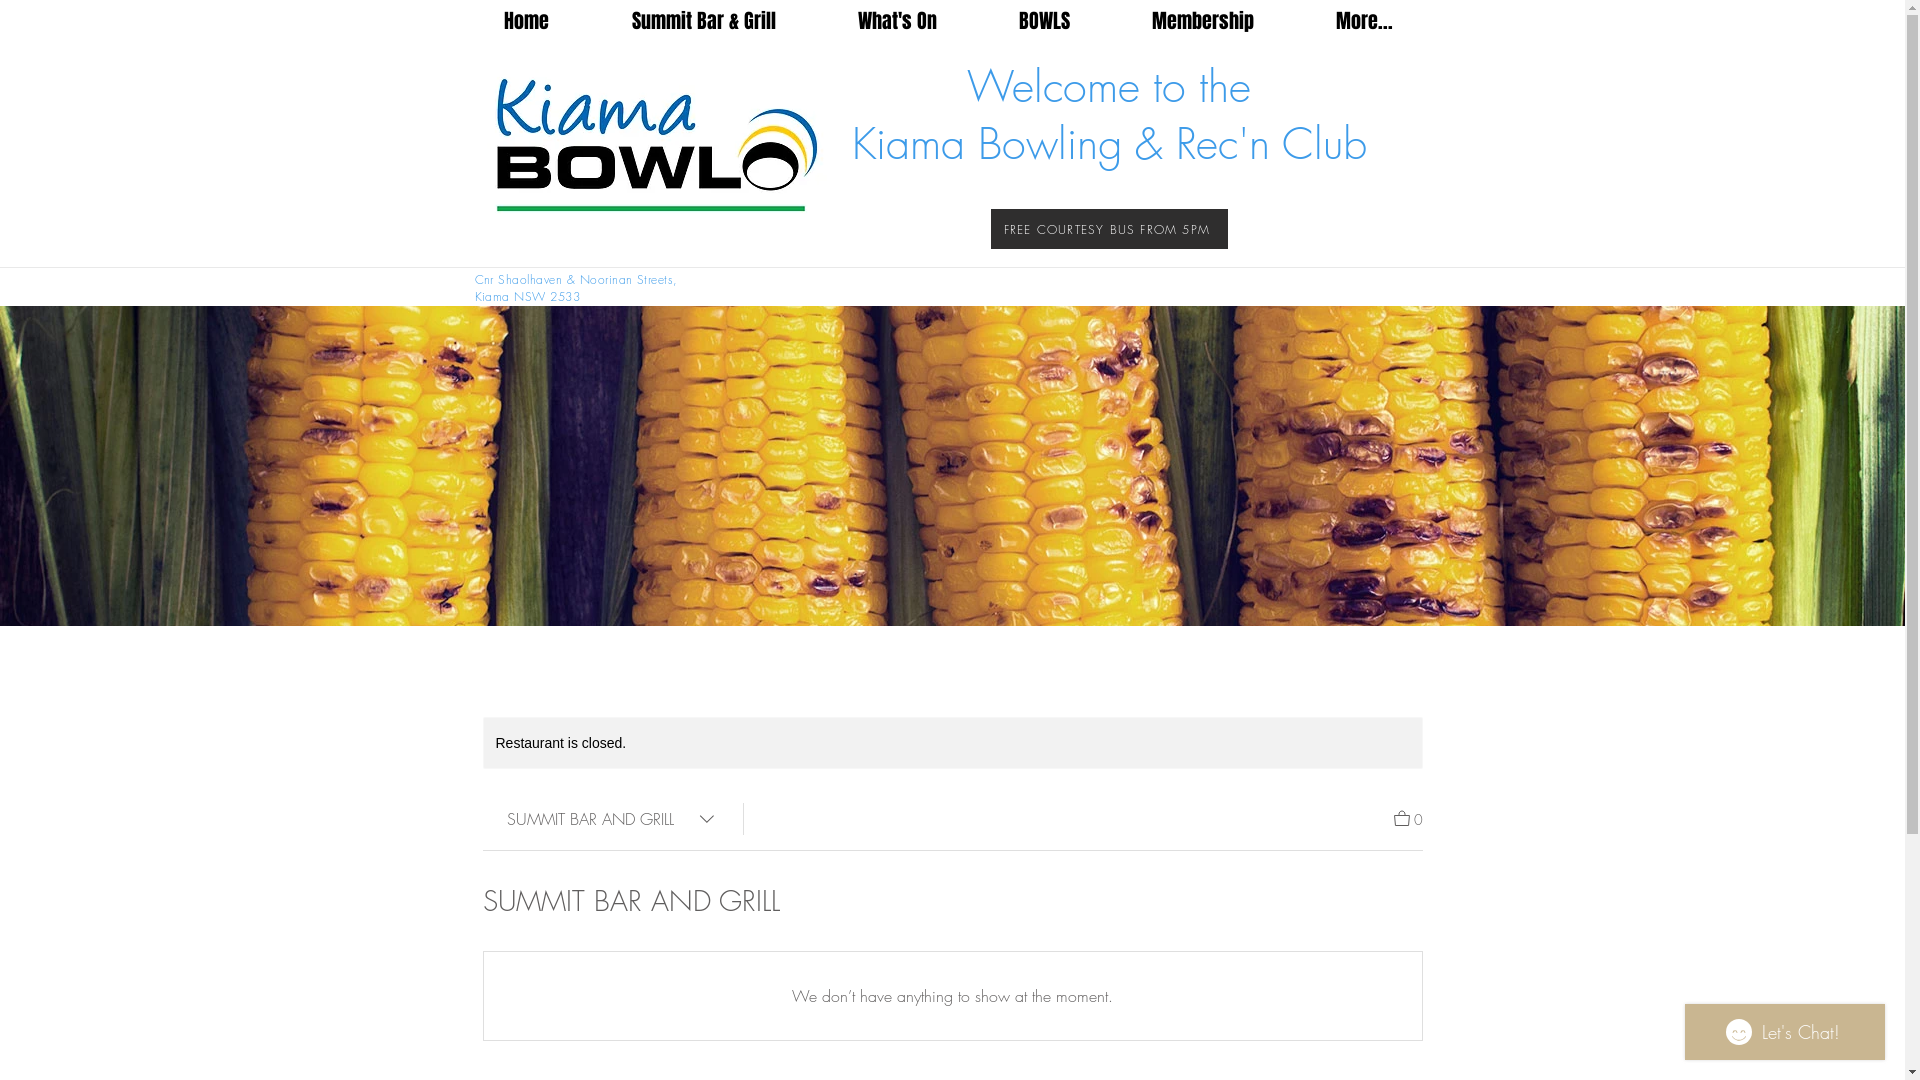  What do you see at coordinates (895, 21) in the screenshot?
I see `'What's On'` at bounding box center [895, 21].